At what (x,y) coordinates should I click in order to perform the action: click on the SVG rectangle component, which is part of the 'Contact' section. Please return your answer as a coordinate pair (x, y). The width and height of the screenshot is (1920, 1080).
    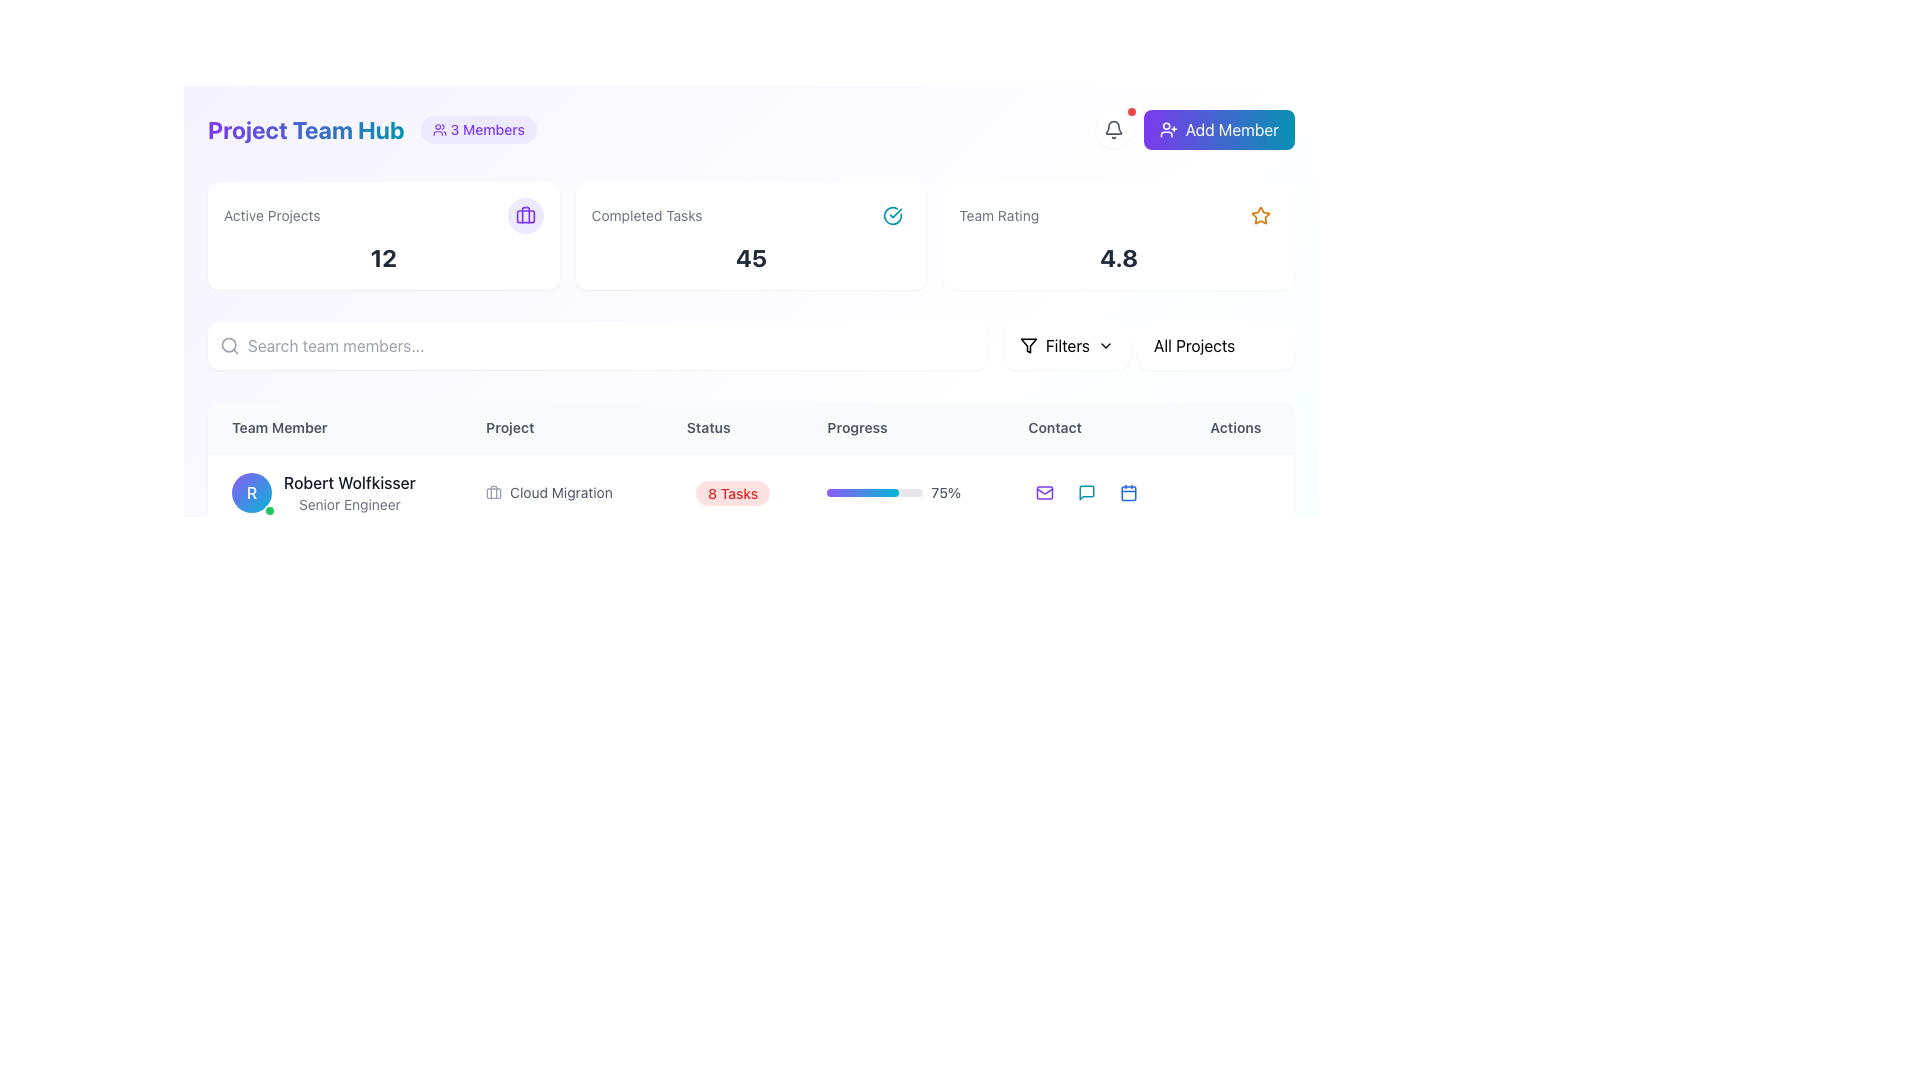
    Looking at the image, I should click on (1044, 569).